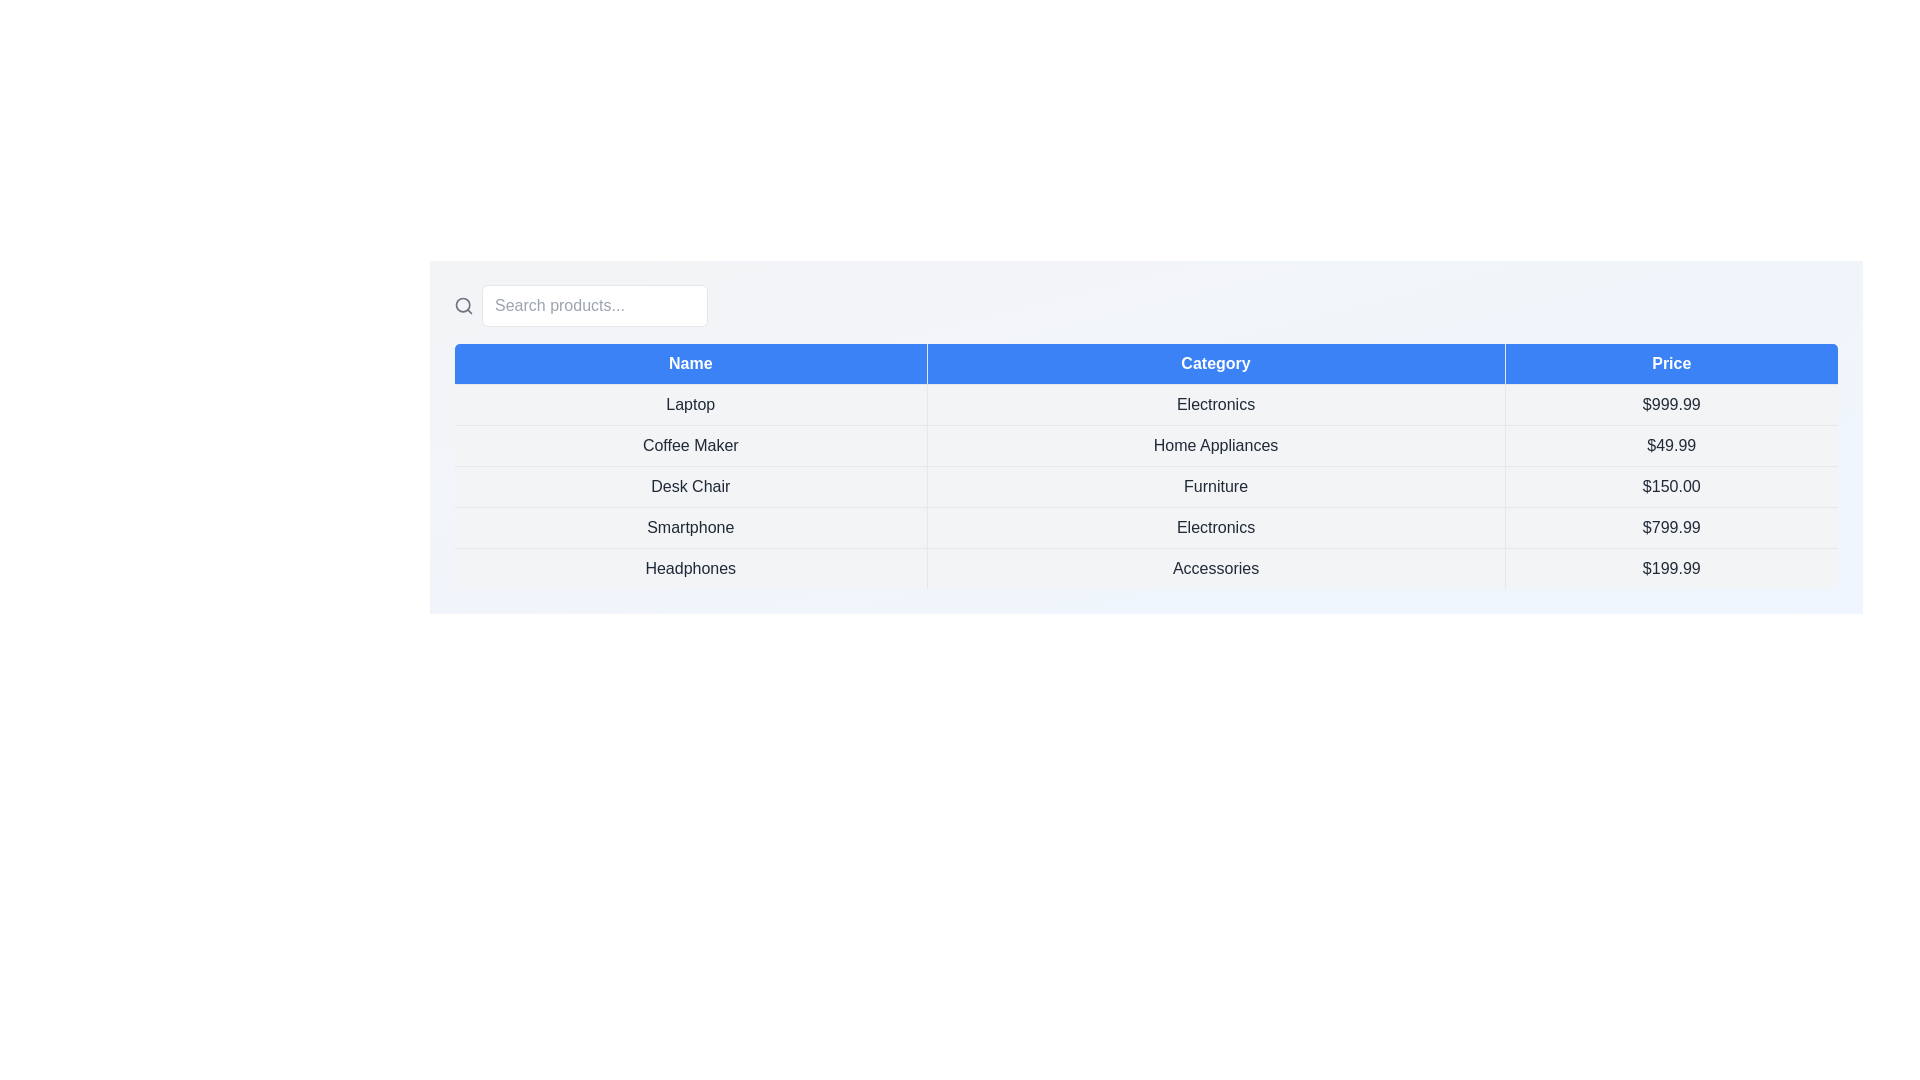 Image resolution: width=1920 pixels, height=1080 pixels. What do you see at coordinates (1671, 486) in the screenshot?
I see `text displayed in the Text Label showing the price "$150.00", which is located in the third row and third column of the table, aligned with the "Price" header and the "Desk Chair" row` at bounding box center [1671, 486].